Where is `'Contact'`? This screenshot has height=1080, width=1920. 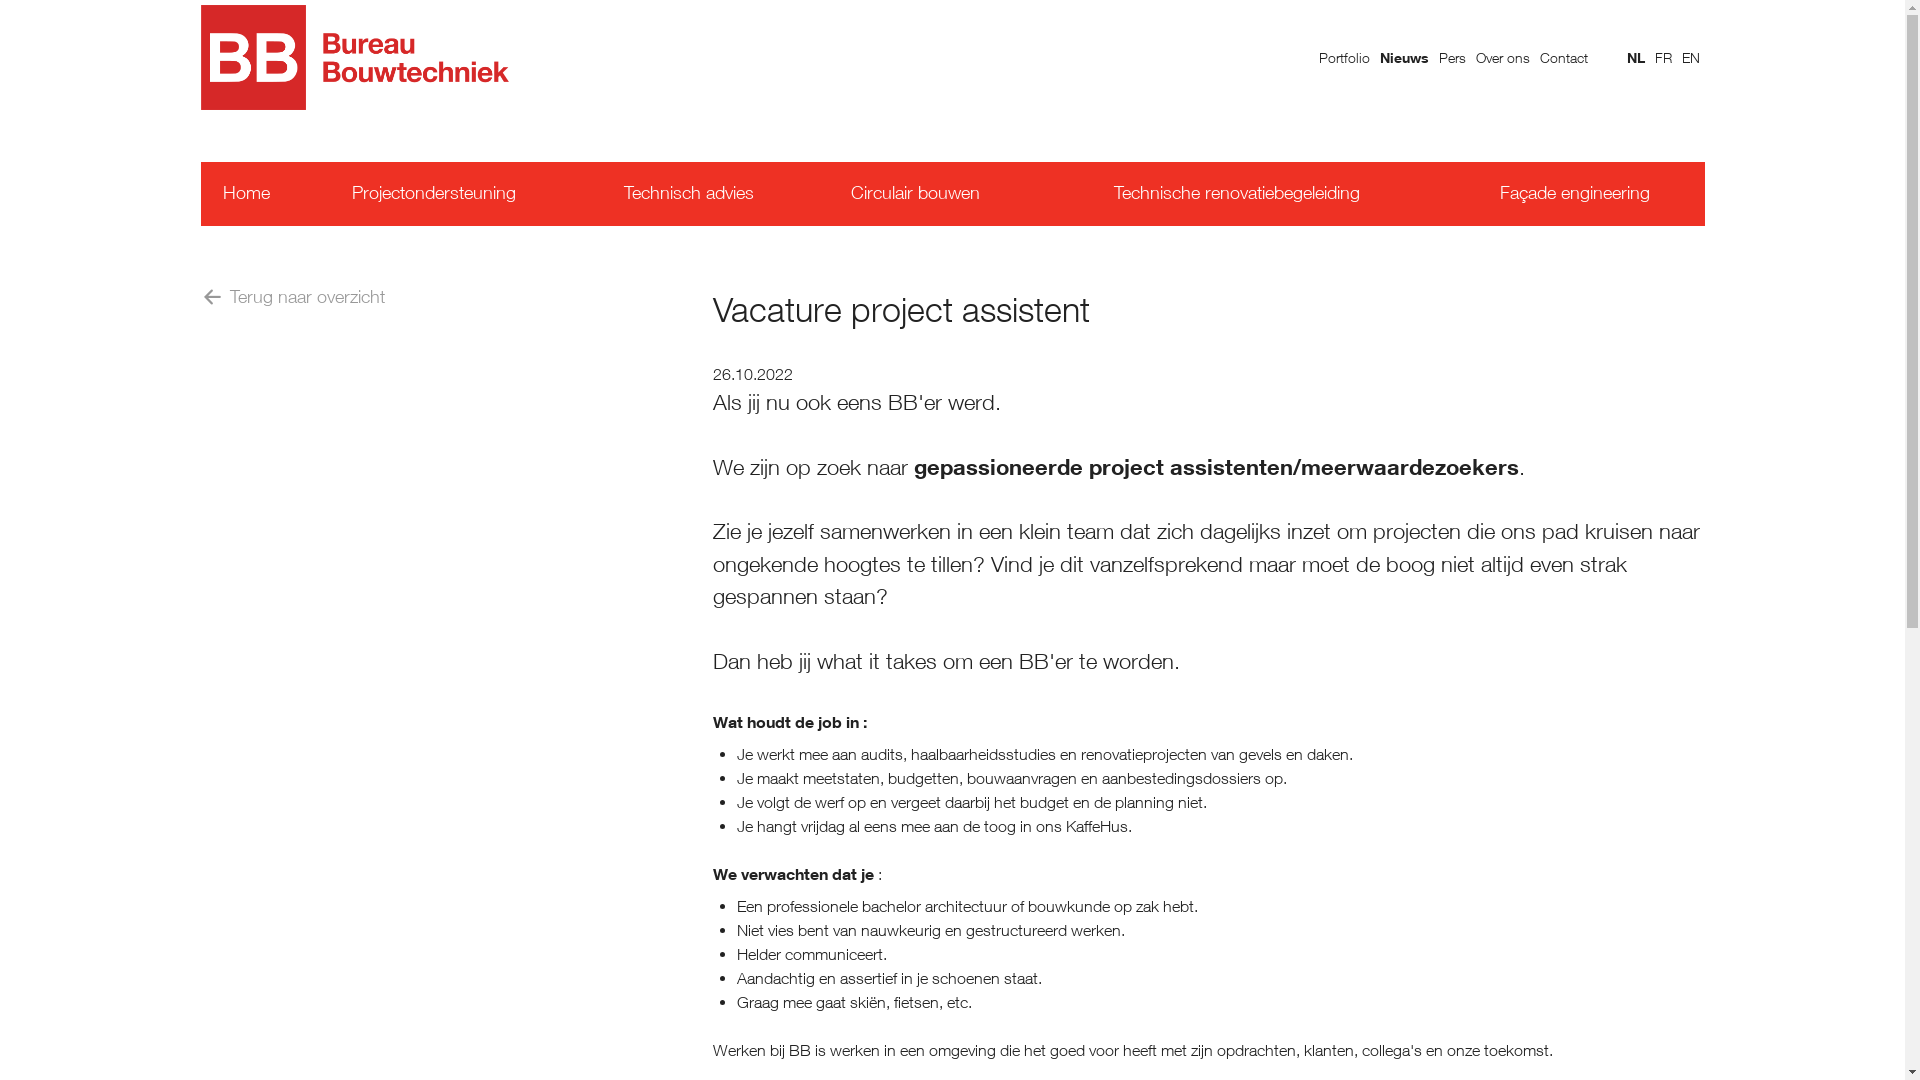 'Contact' is located at coordinates (1563, 56).